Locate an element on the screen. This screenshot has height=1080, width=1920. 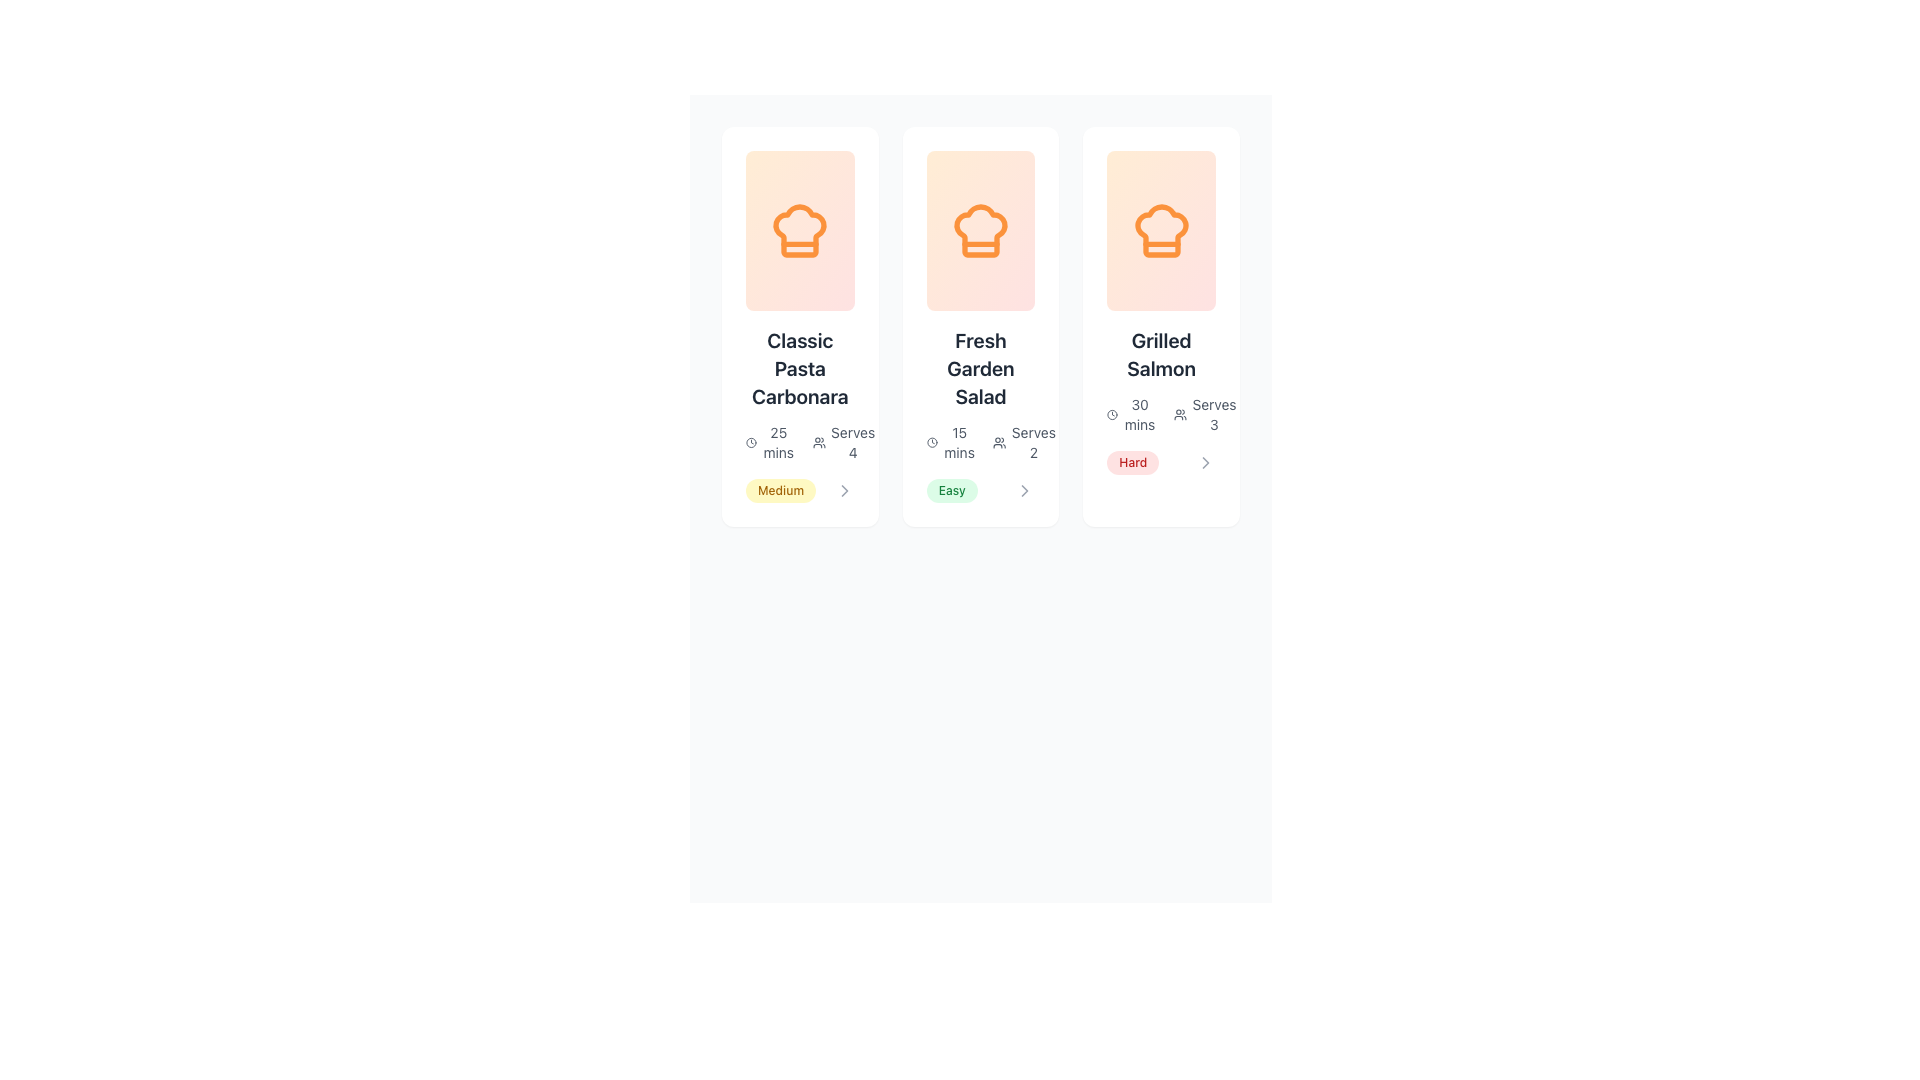
the informational text element indicating the number of servings for the 'Grilled Salmon' recipe, located at the bottom right of the card is located at coordinates (1204, 414).